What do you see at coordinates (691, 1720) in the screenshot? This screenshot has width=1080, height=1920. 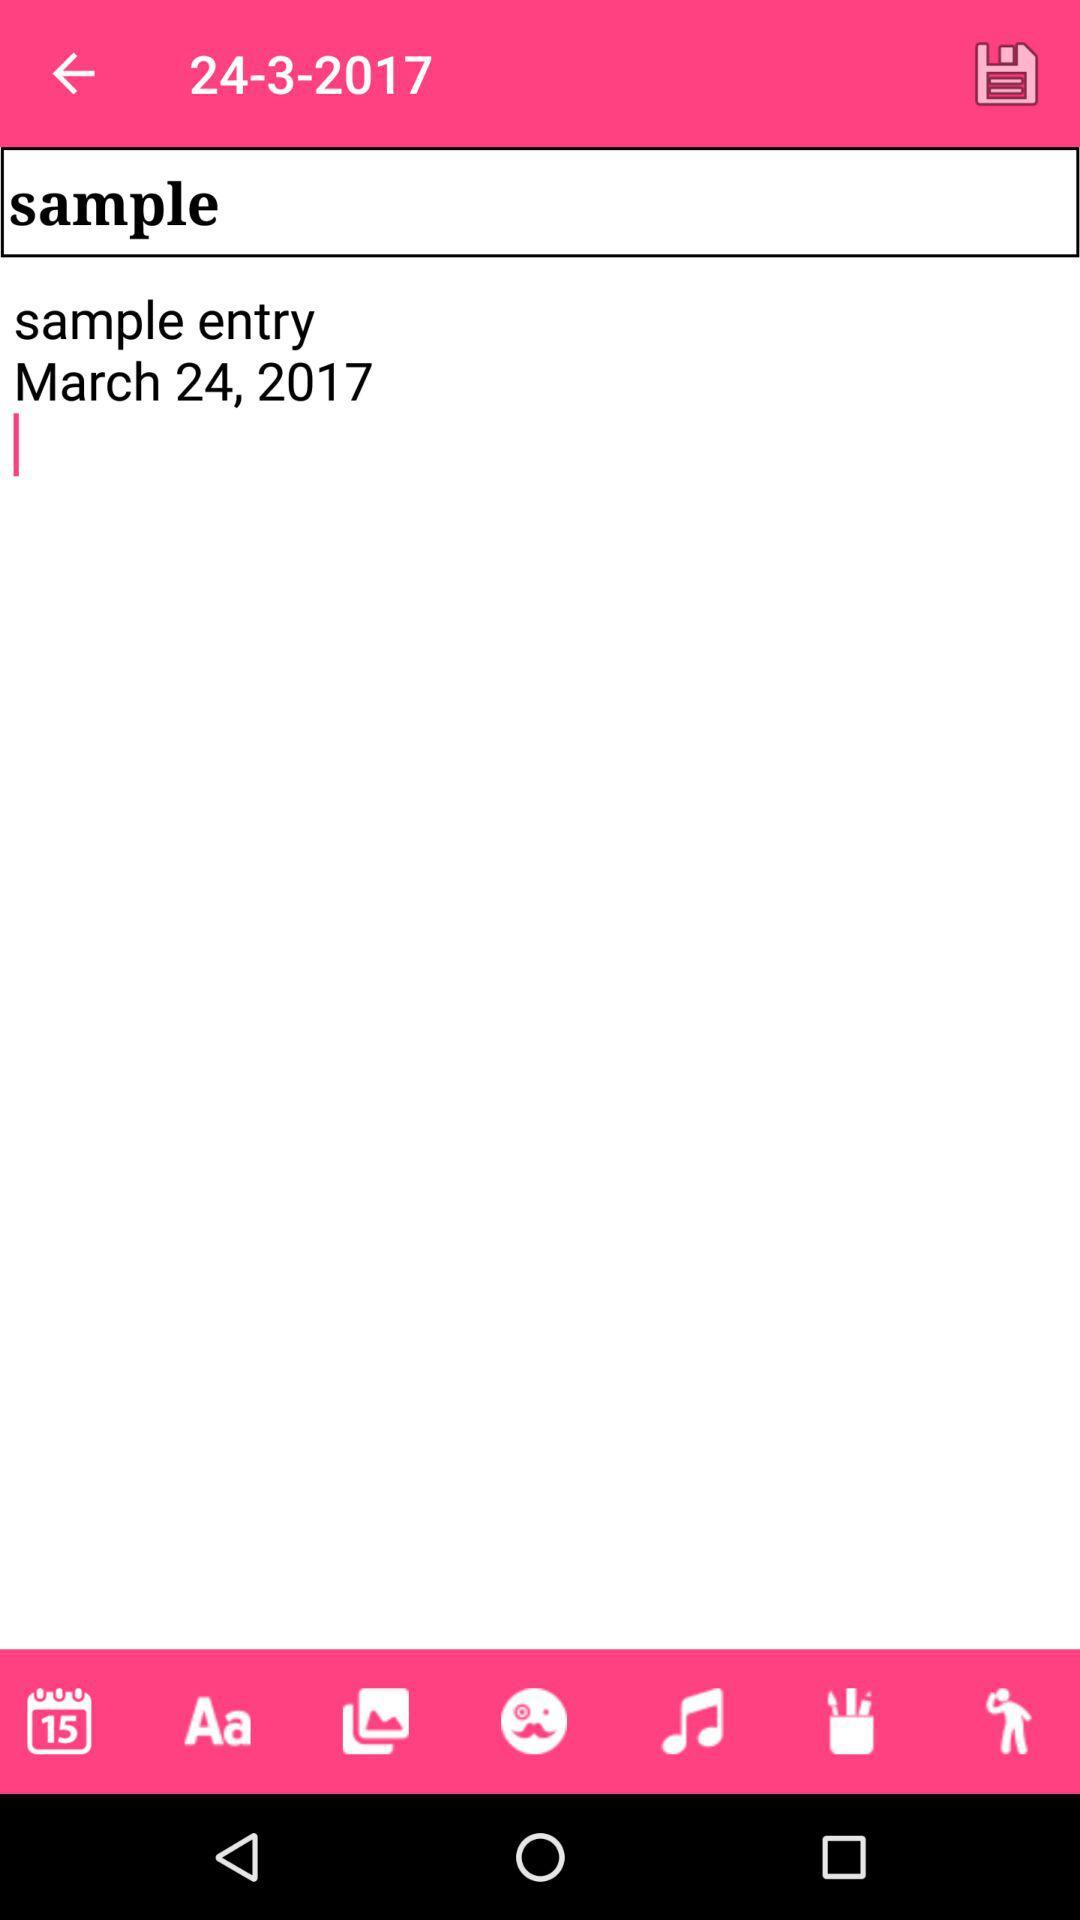 I see `the music icon` at bounding box center [691, 1720].